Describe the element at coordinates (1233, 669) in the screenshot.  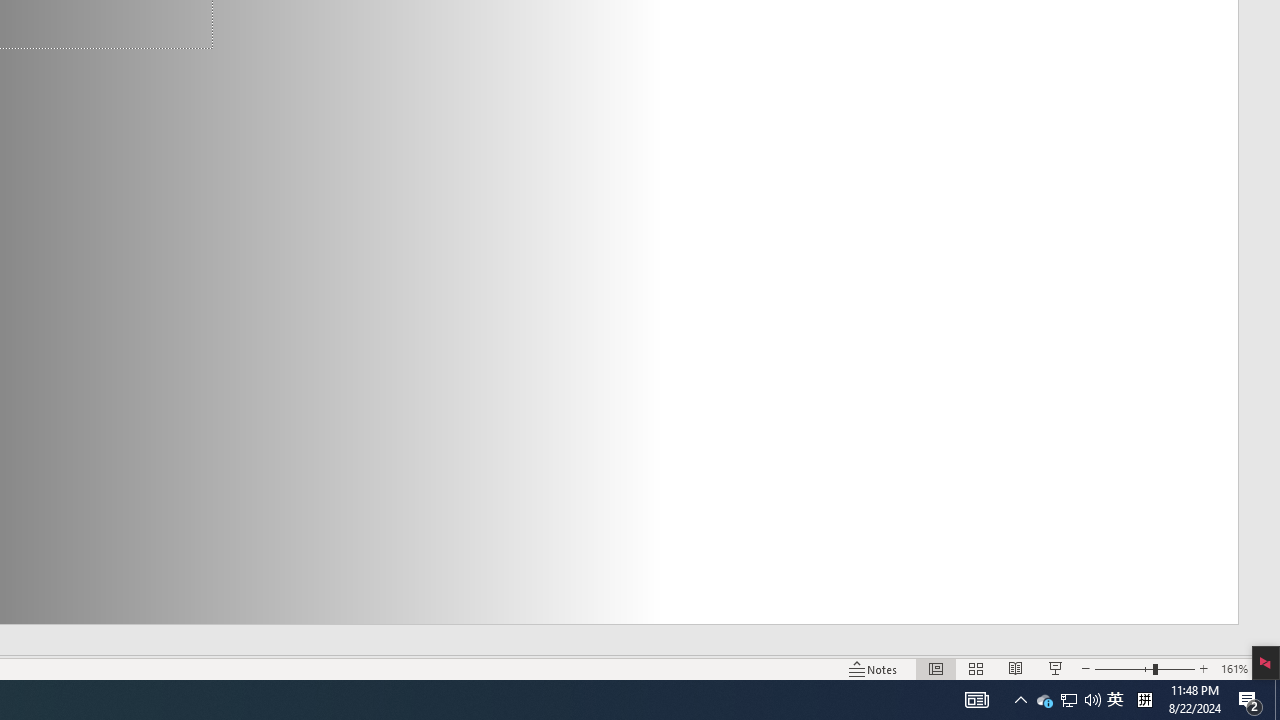
I see `'Zoom 161%'` at that location.